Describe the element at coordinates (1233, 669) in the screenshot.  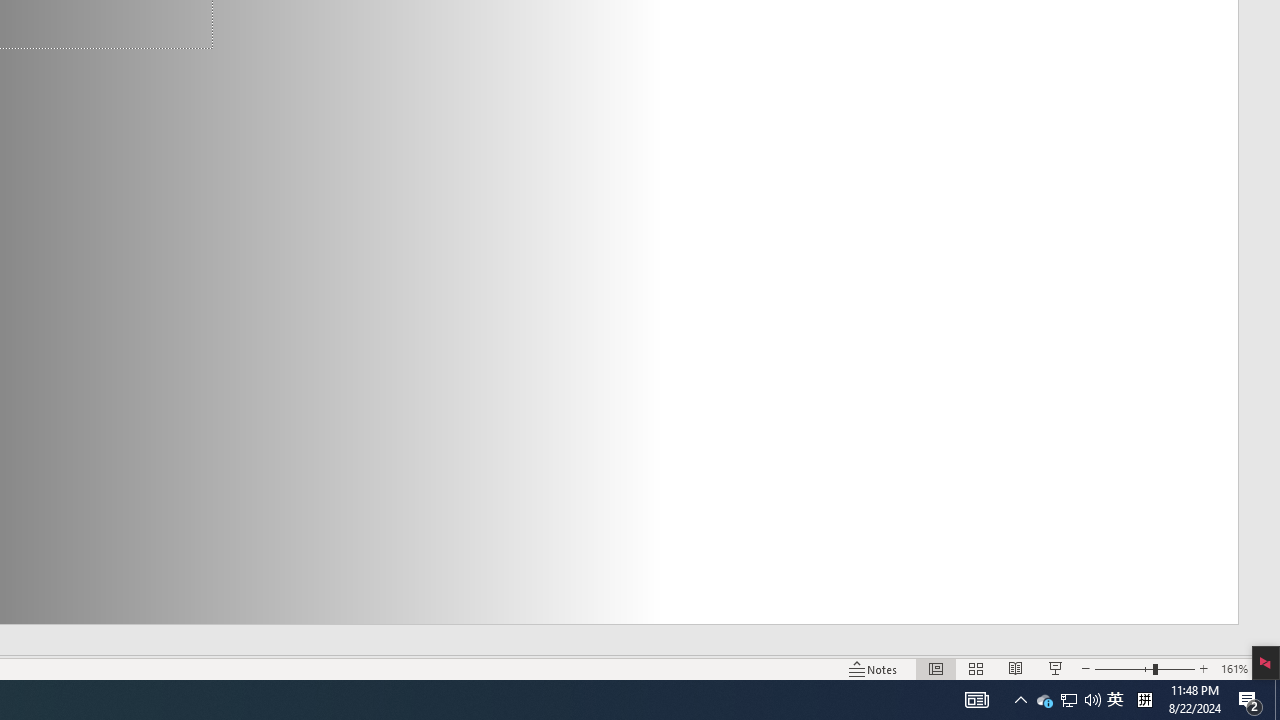
I see `'Zoom 161%'` at that location.